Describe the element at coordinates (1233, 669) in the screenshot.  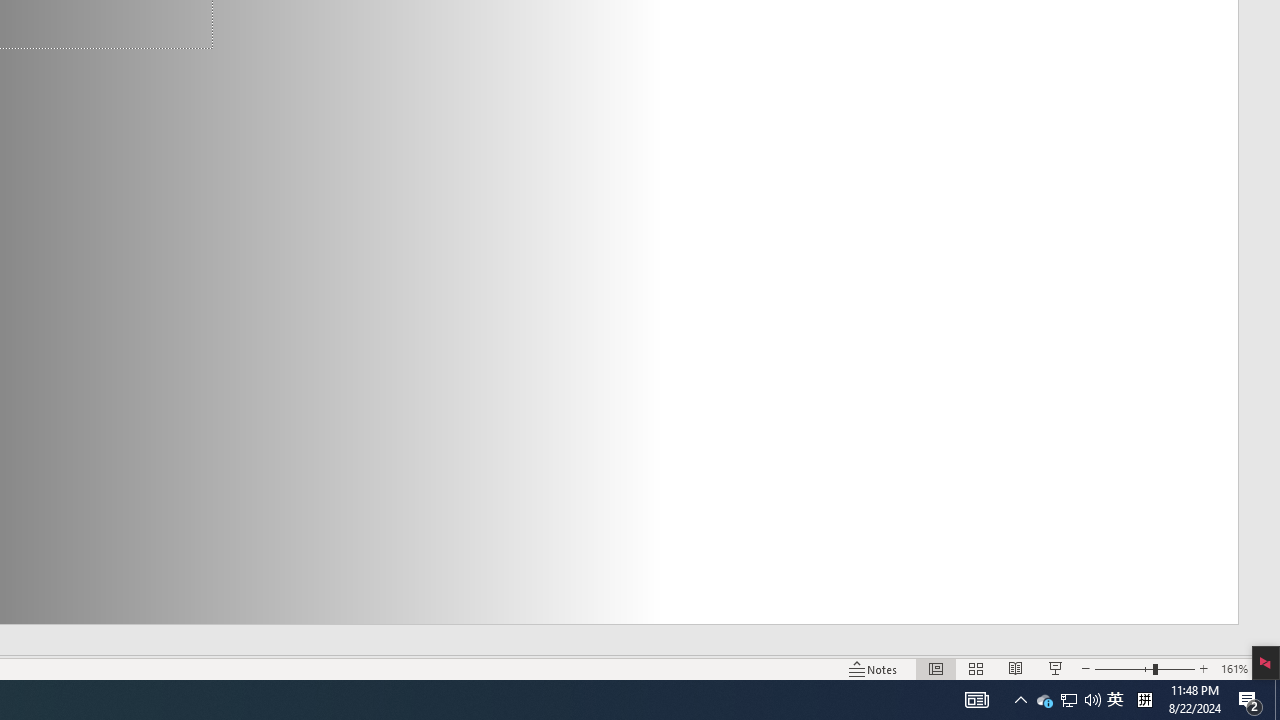
I see `'Zoom 161%'` at that location.